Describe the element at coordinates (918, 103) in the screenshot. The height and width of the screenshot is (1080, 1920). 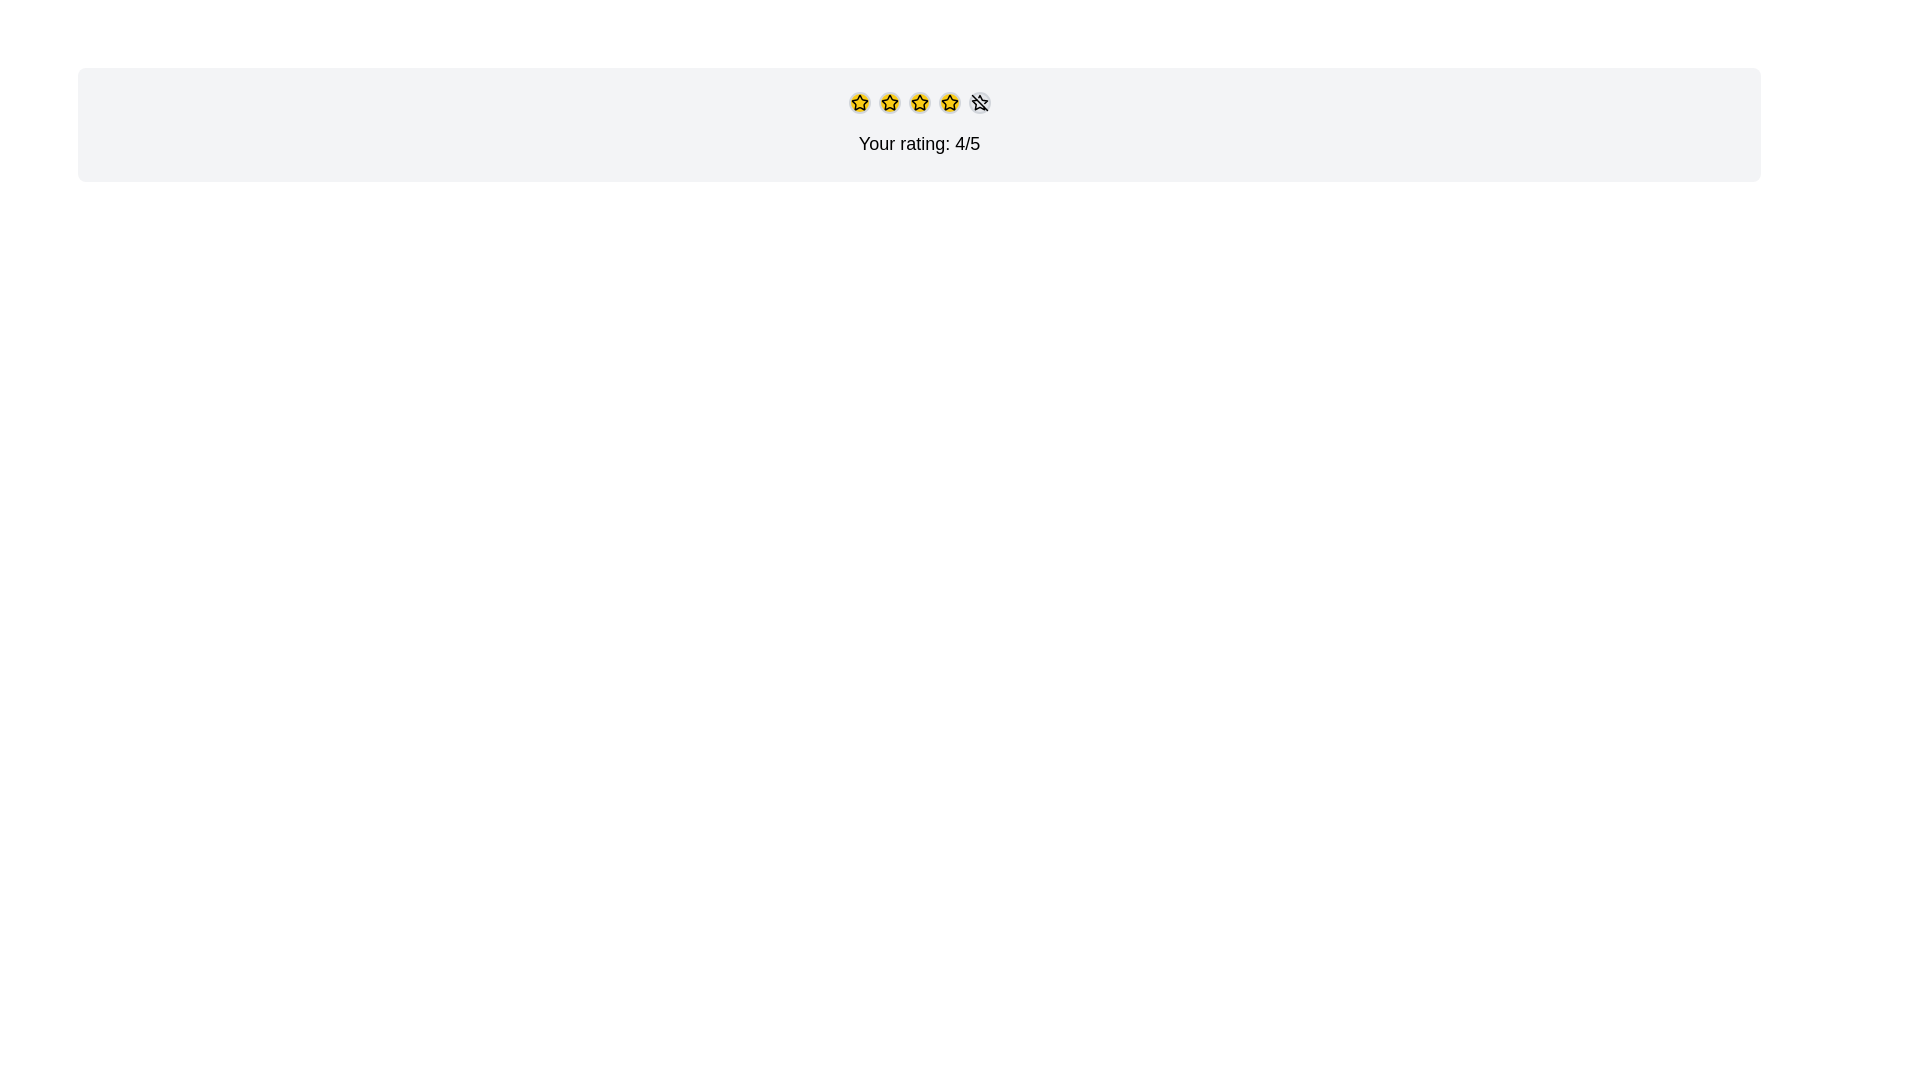
I see `the highlighted star icon in the interactive rating graphic, which is the third star icon from the left with a yellow background and a star symbol, located at the top center of the interface` at that location.